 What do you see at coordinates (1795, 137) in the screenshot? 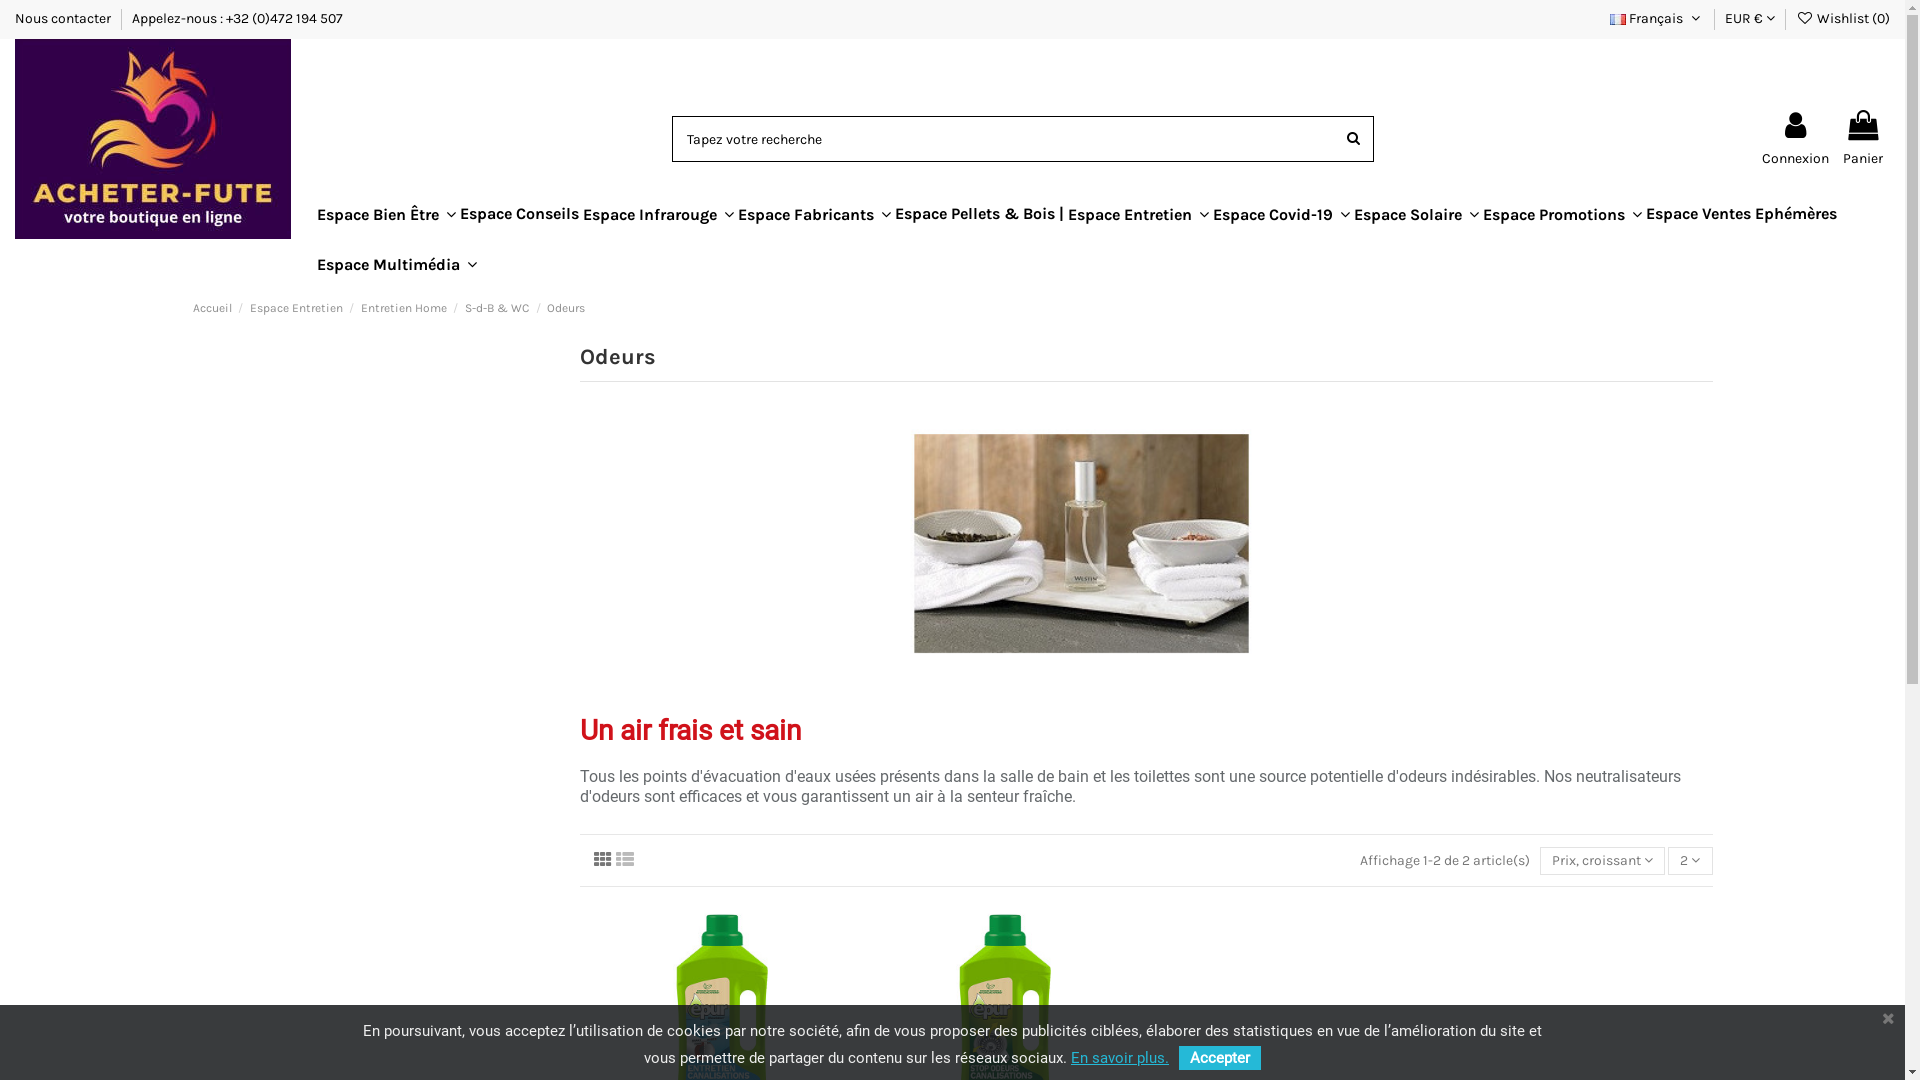
I see `'Connexion'` at bounding box center [1795, 137].